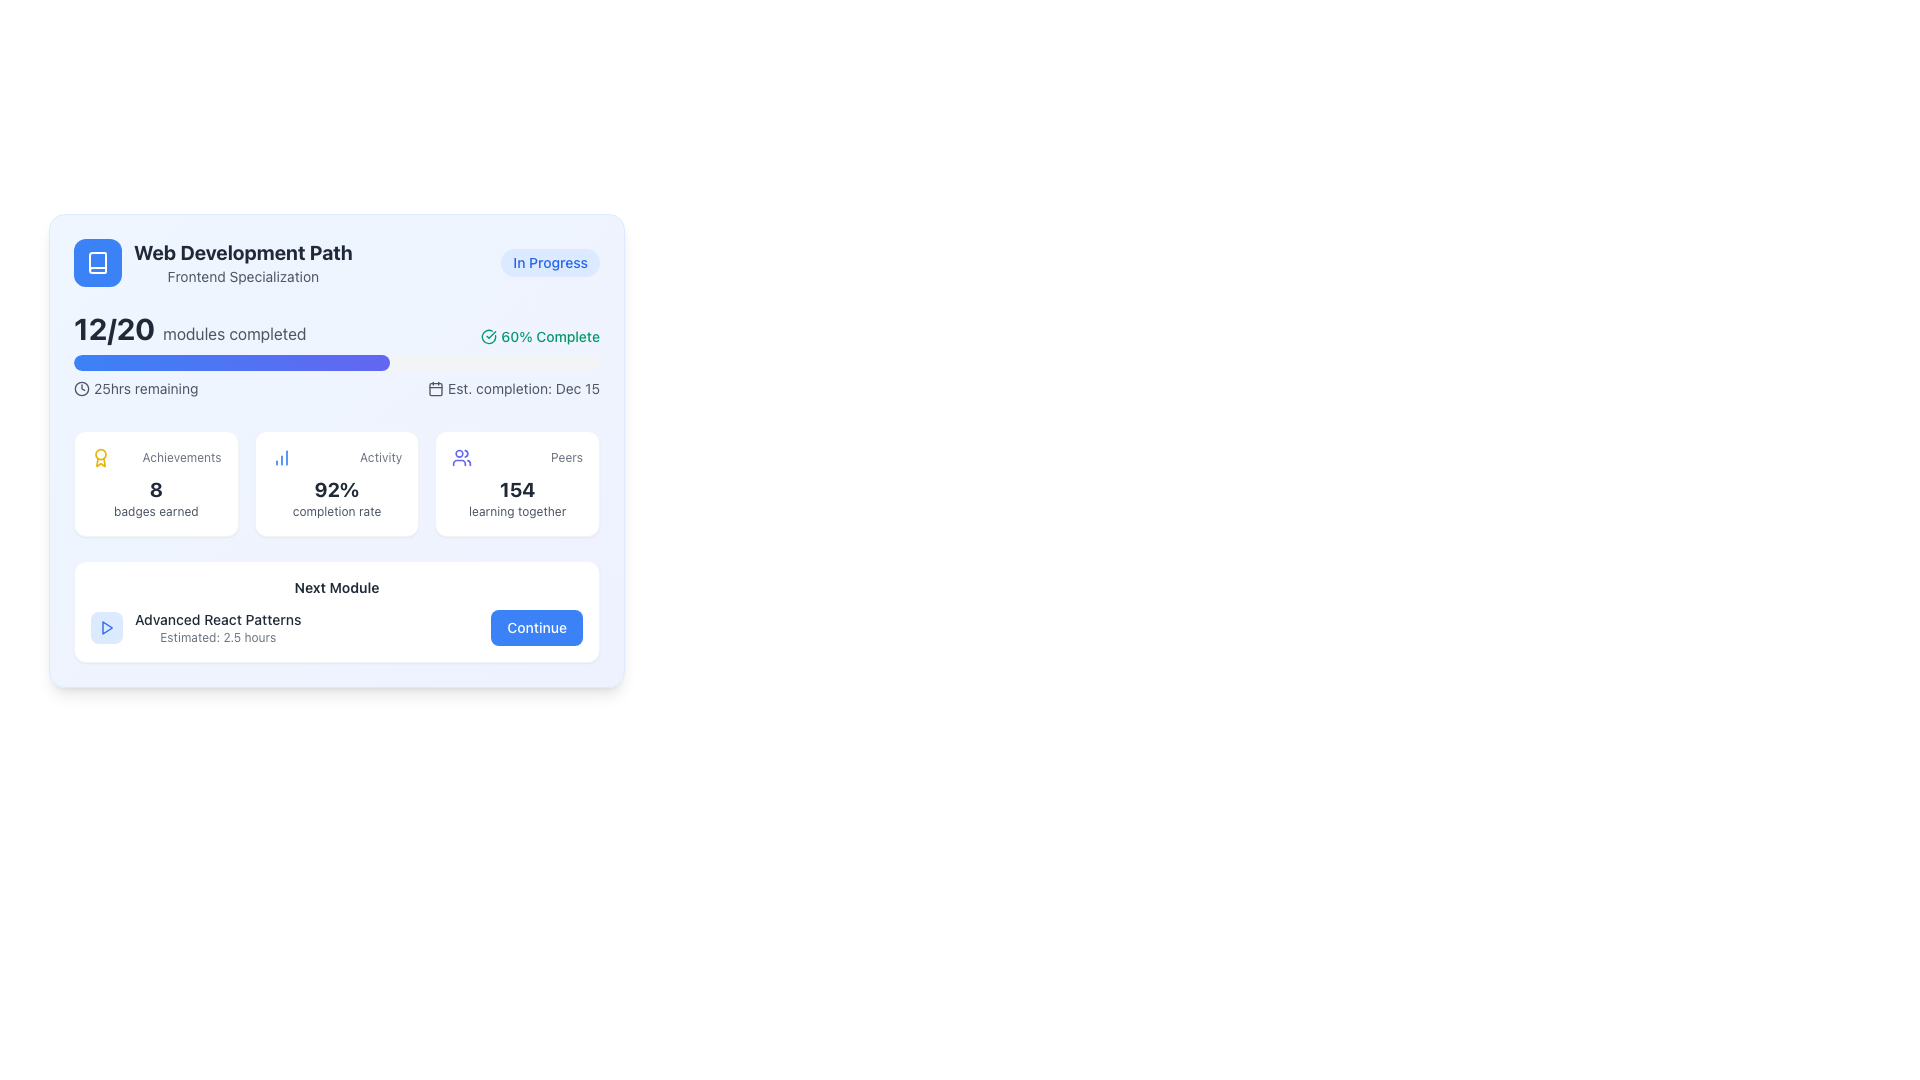 The height and width of the screenshot is (1080, 1920). I want to click on the text label displaying the next module name ('Advanced React Patterns') and its estimated time to completion ('2.5 hours') for potential additional details, so click(218, 627).